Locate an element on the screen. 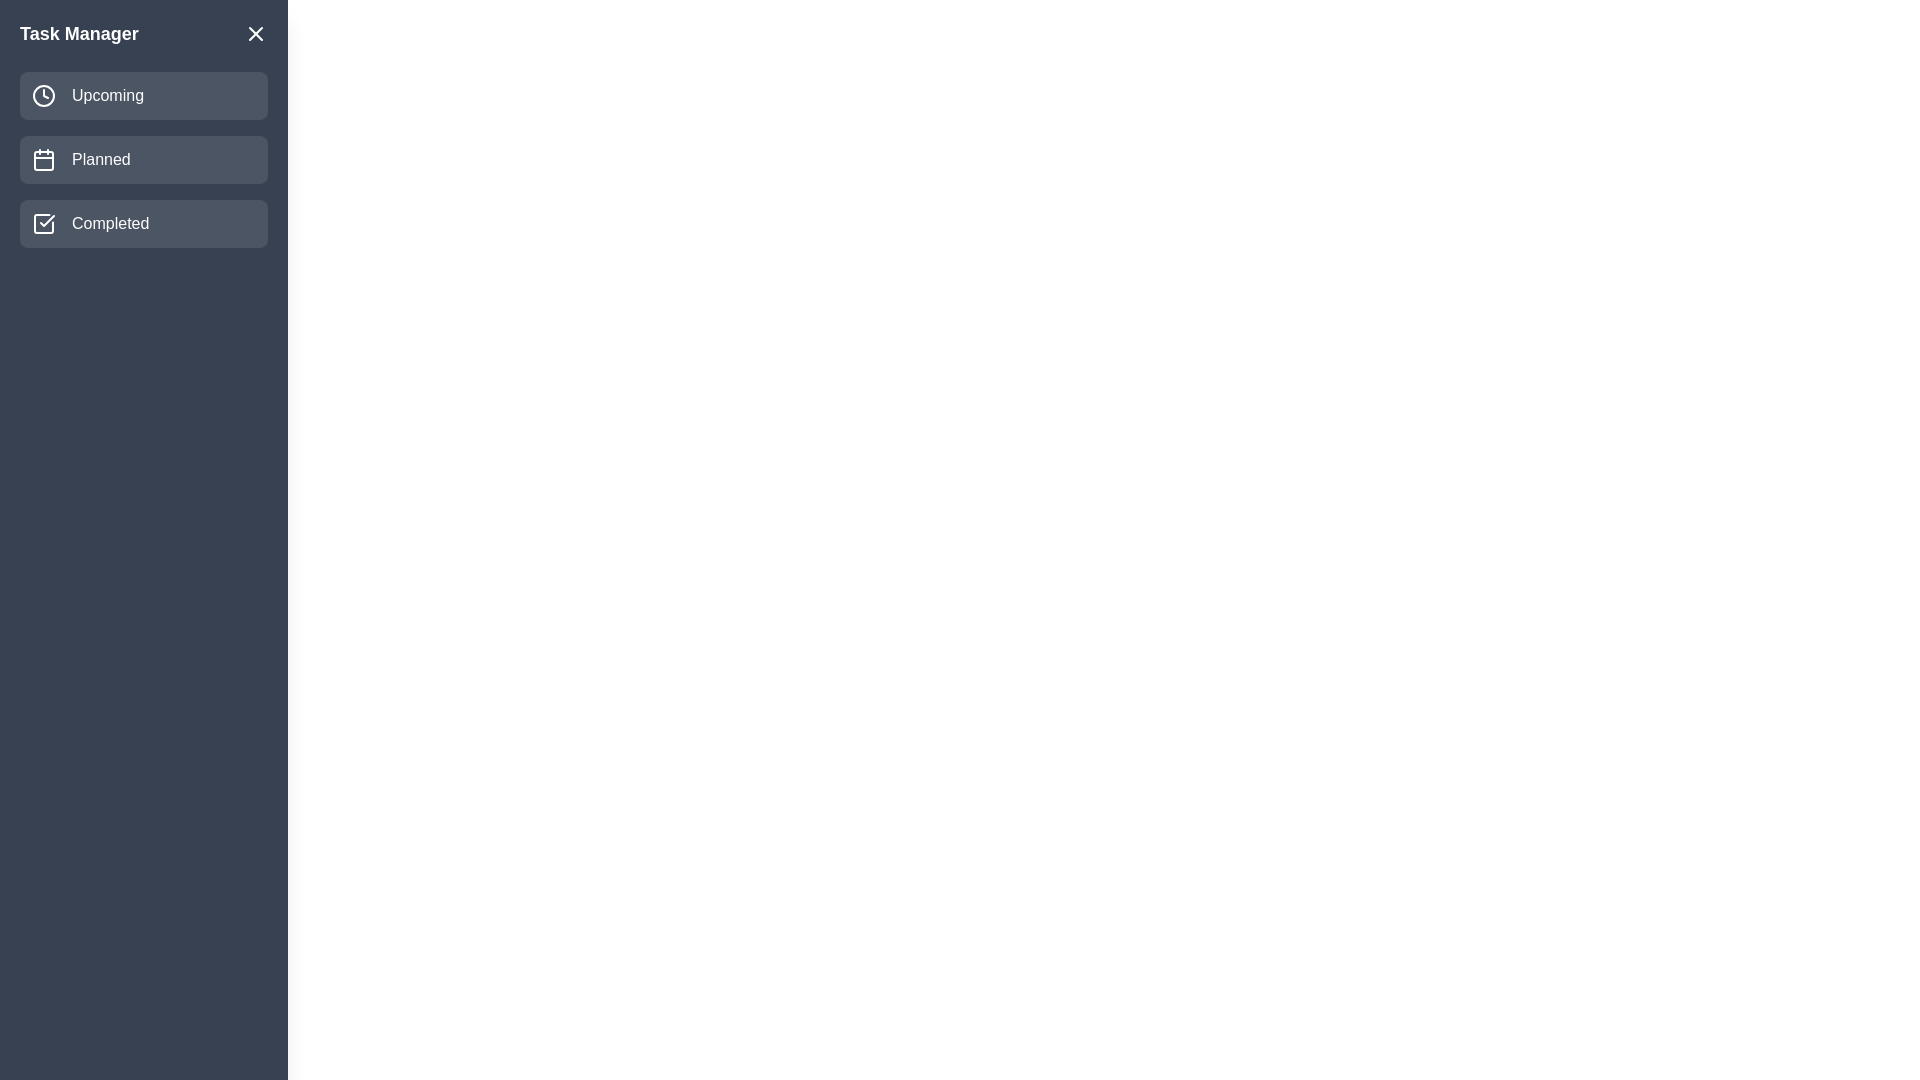  the task category Completed to view its tasks is located at coordinates (143, 223).